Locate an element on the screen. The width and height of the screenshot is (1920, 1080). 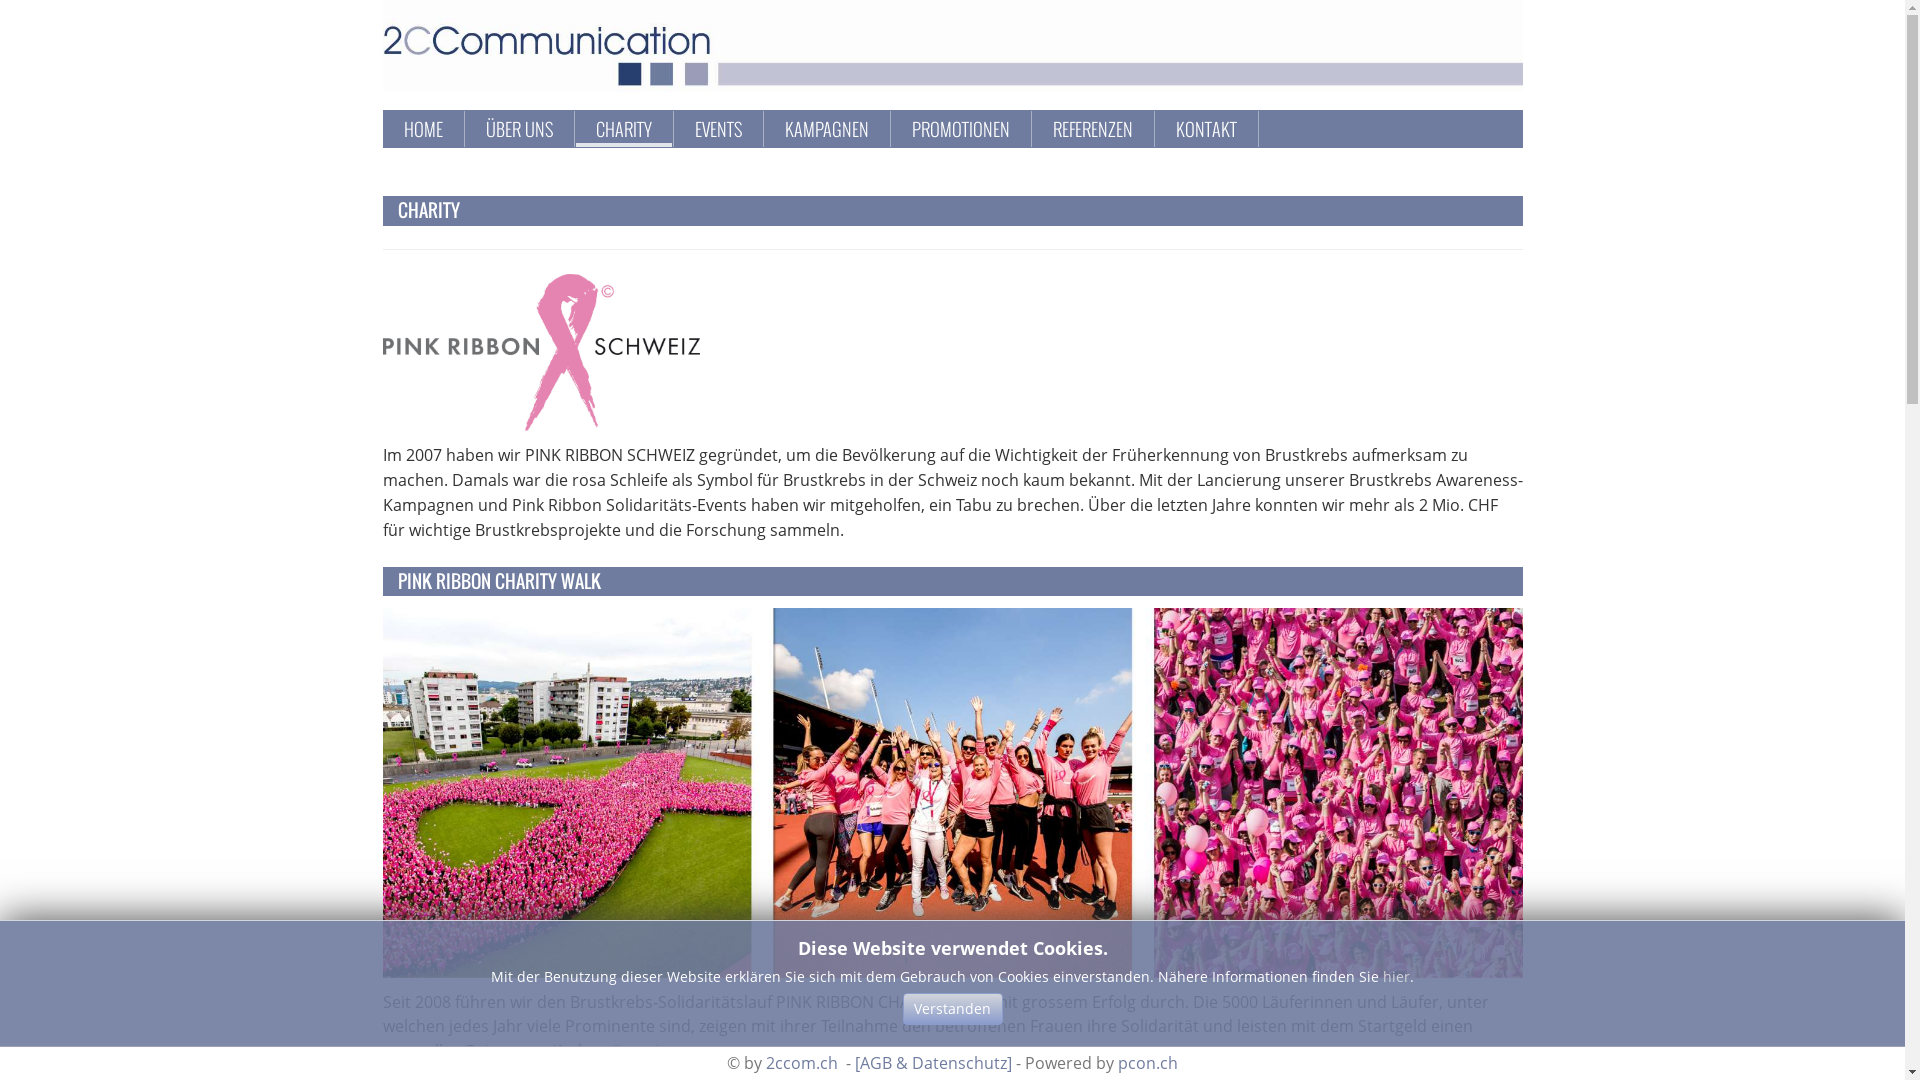
'[AGB & Datenschutz]' is located at coordinates (932, 1062).